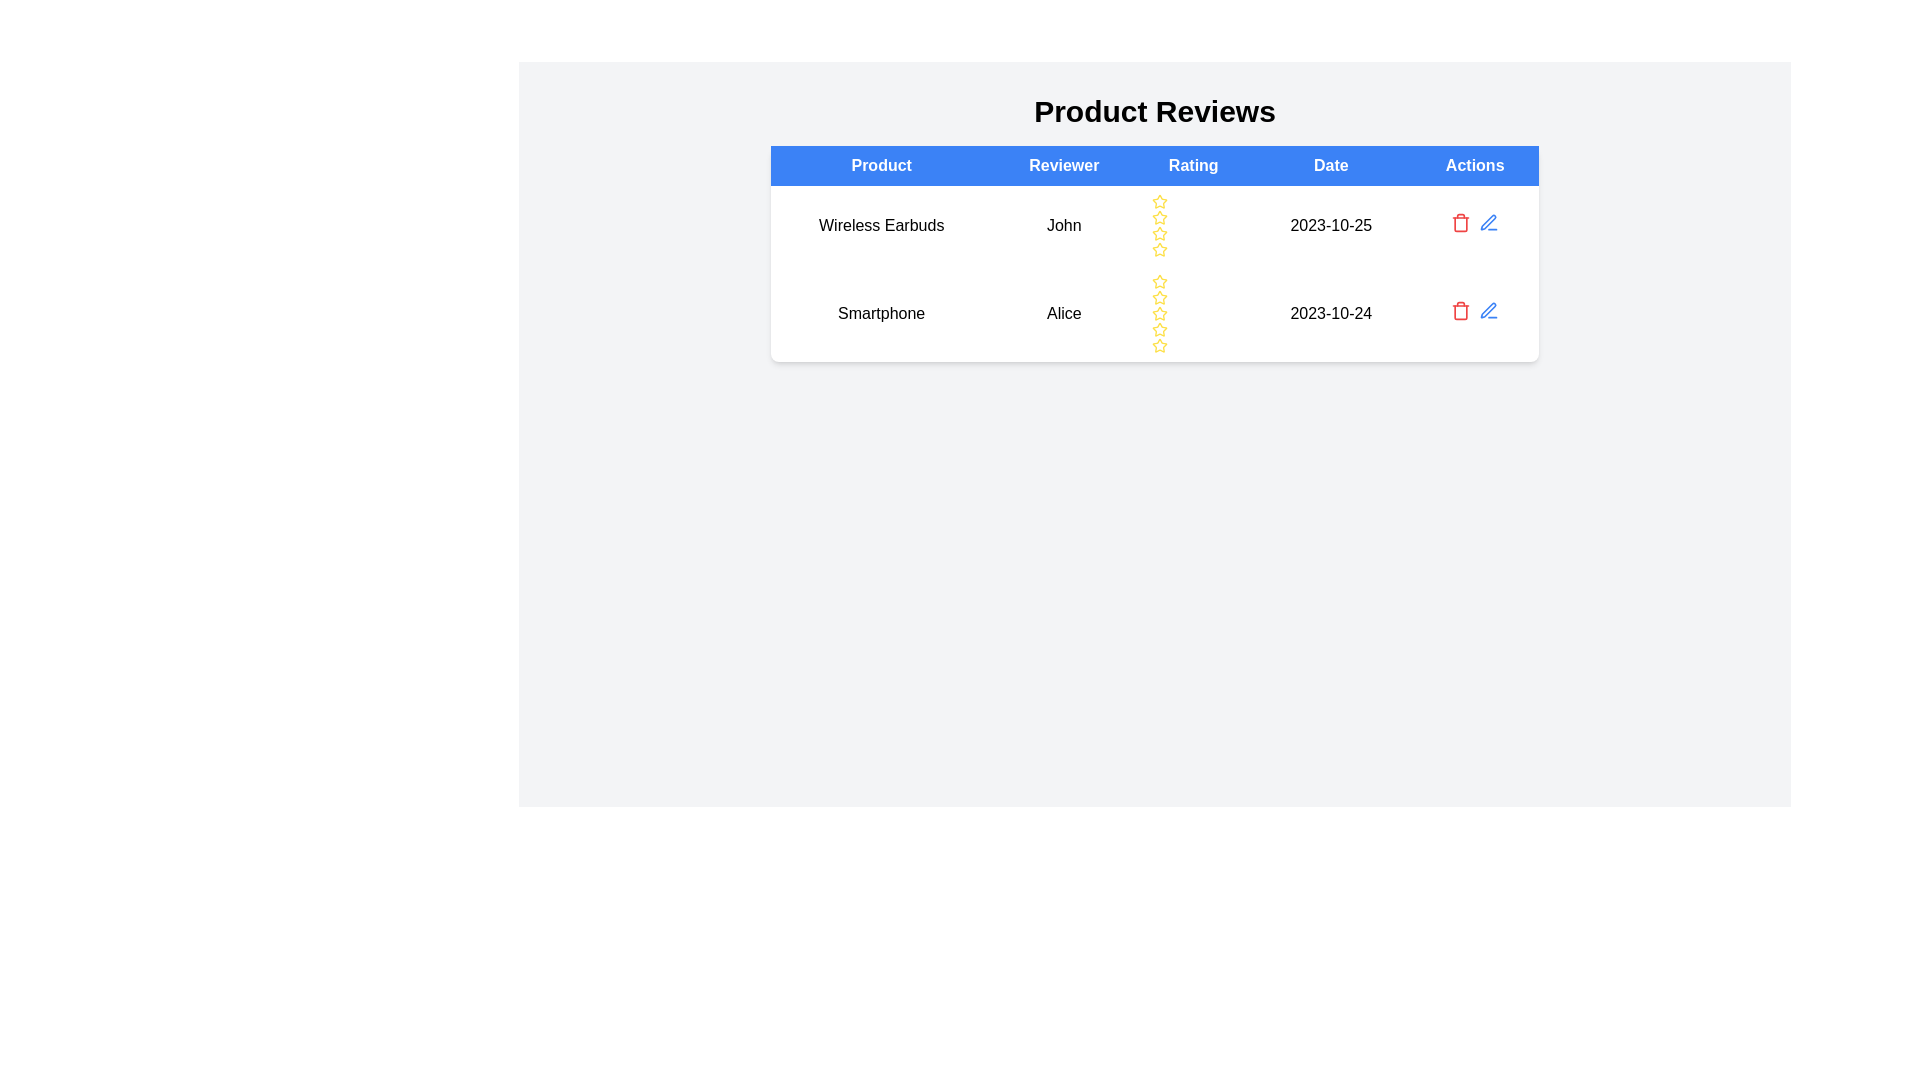 The image size is (1920, 1080). What do you see at coordinates (1193, 164) in the screenshot?
I see `the 'Rating' text header, which is the third header in a row of table headers, styled with a blue background and white text` at bounding box center [1193, 164].